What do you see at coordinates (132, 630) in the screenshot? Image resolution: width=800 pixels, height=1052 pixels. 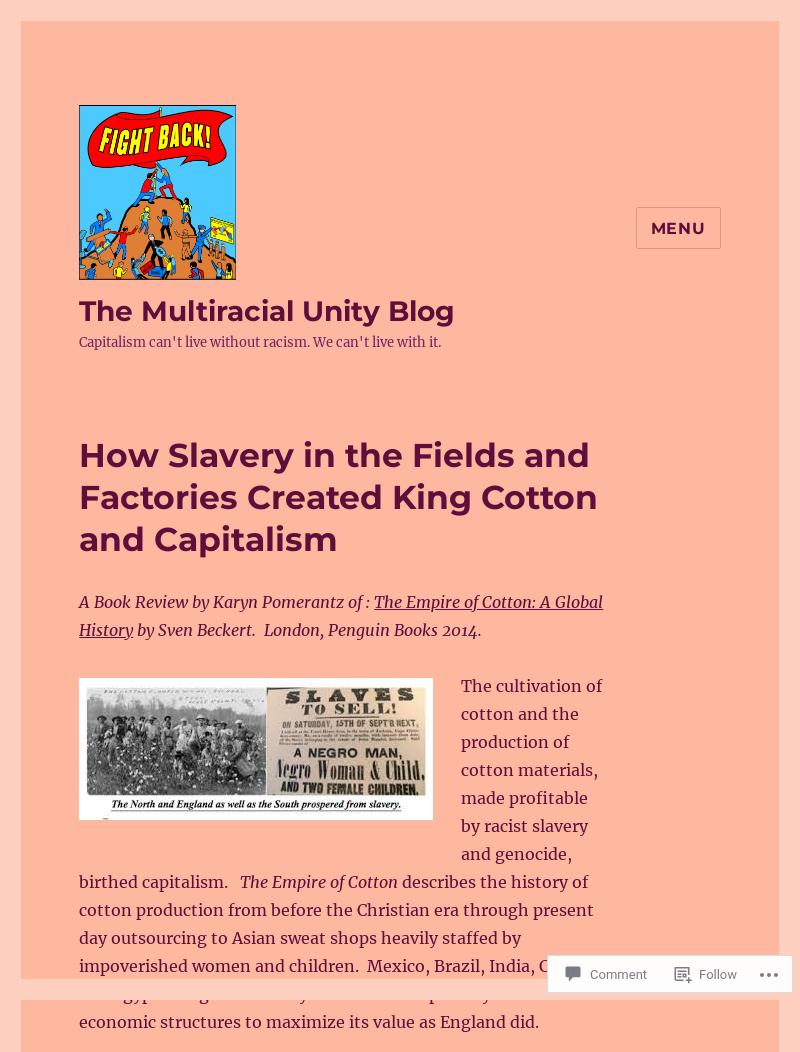 I see `'by Sven Beckert.  London, Penguin Books 2014.'` at bounding box center [132, 630].